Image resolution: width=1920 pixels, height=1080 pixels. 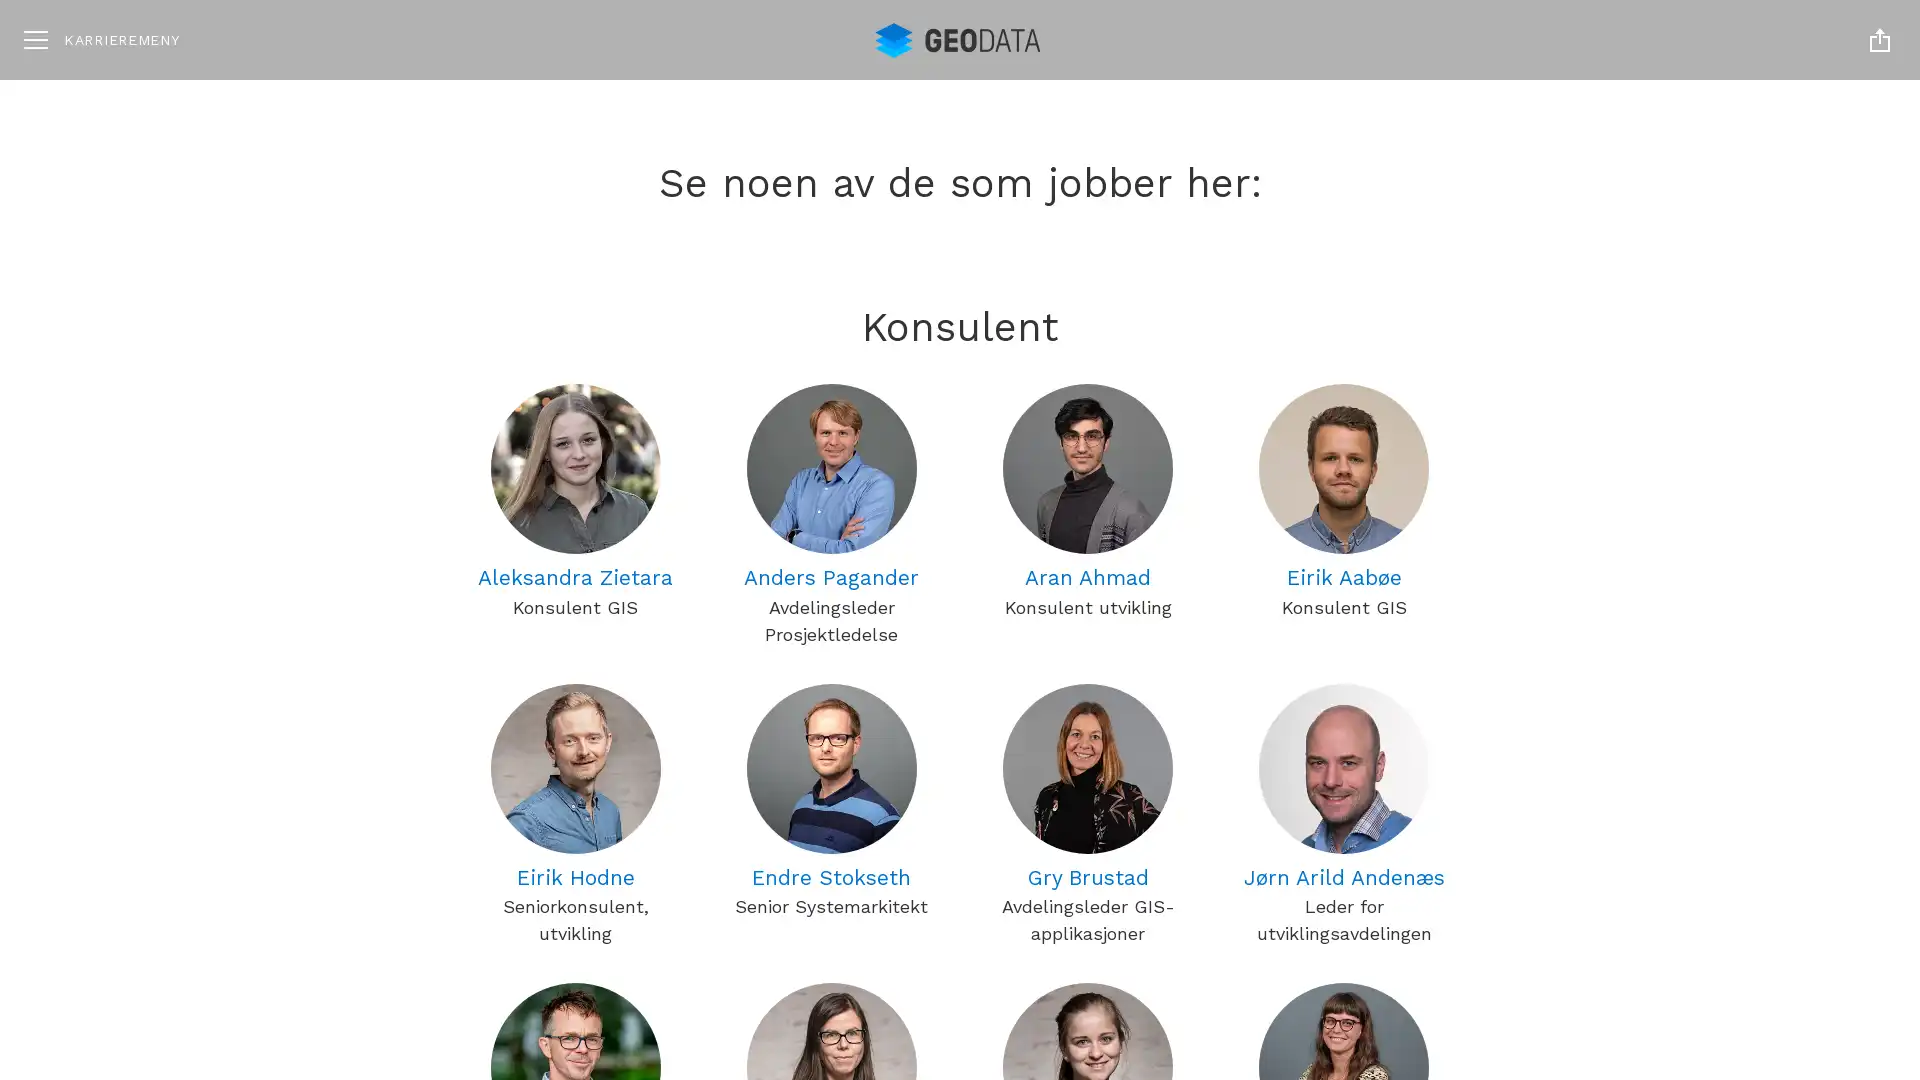 I want to click on Preferanser for informasjonskapsler, so click(x=1691, y=971).